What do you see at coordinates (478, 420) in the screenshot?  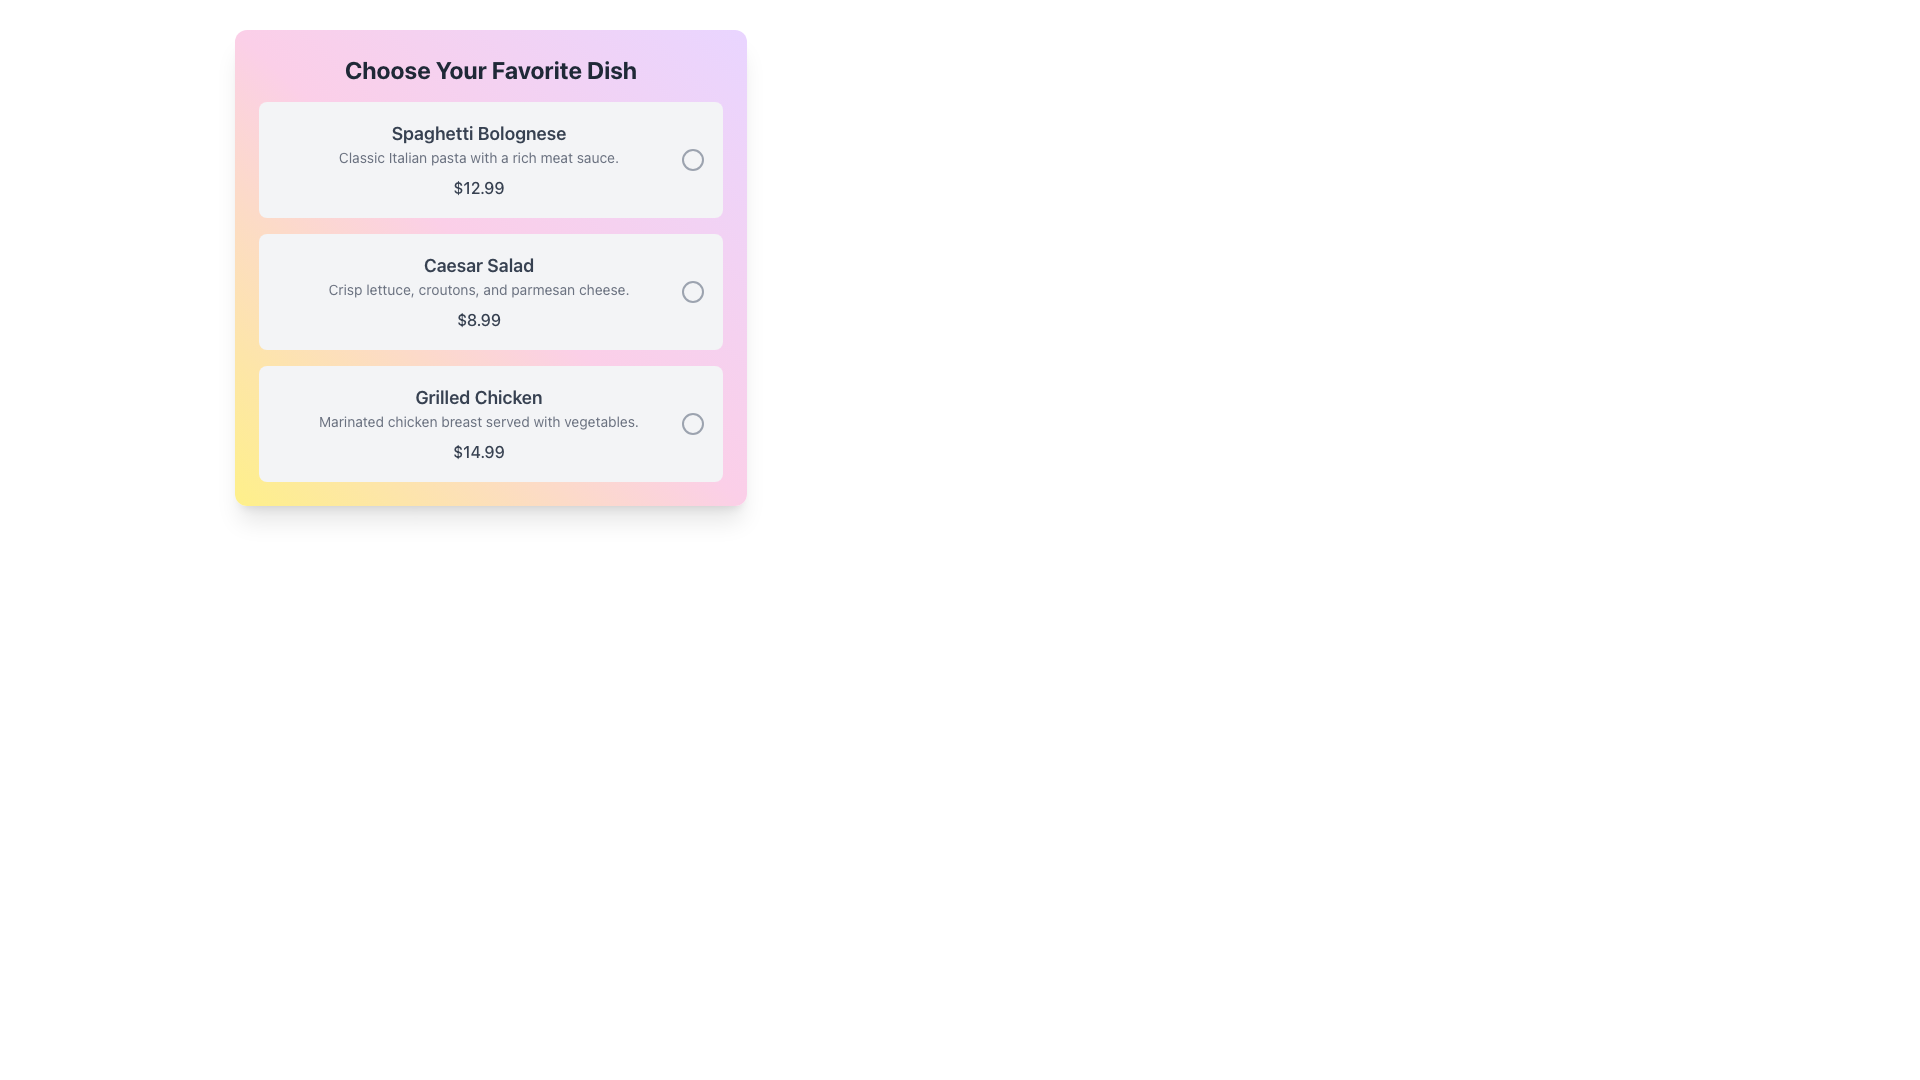 I see `the static text element displaying 'Marinated chicken breast served with vegetables', located below the title 'Grilled Chicken' and above the price '$14.99'` at bounding box center [478, 420].